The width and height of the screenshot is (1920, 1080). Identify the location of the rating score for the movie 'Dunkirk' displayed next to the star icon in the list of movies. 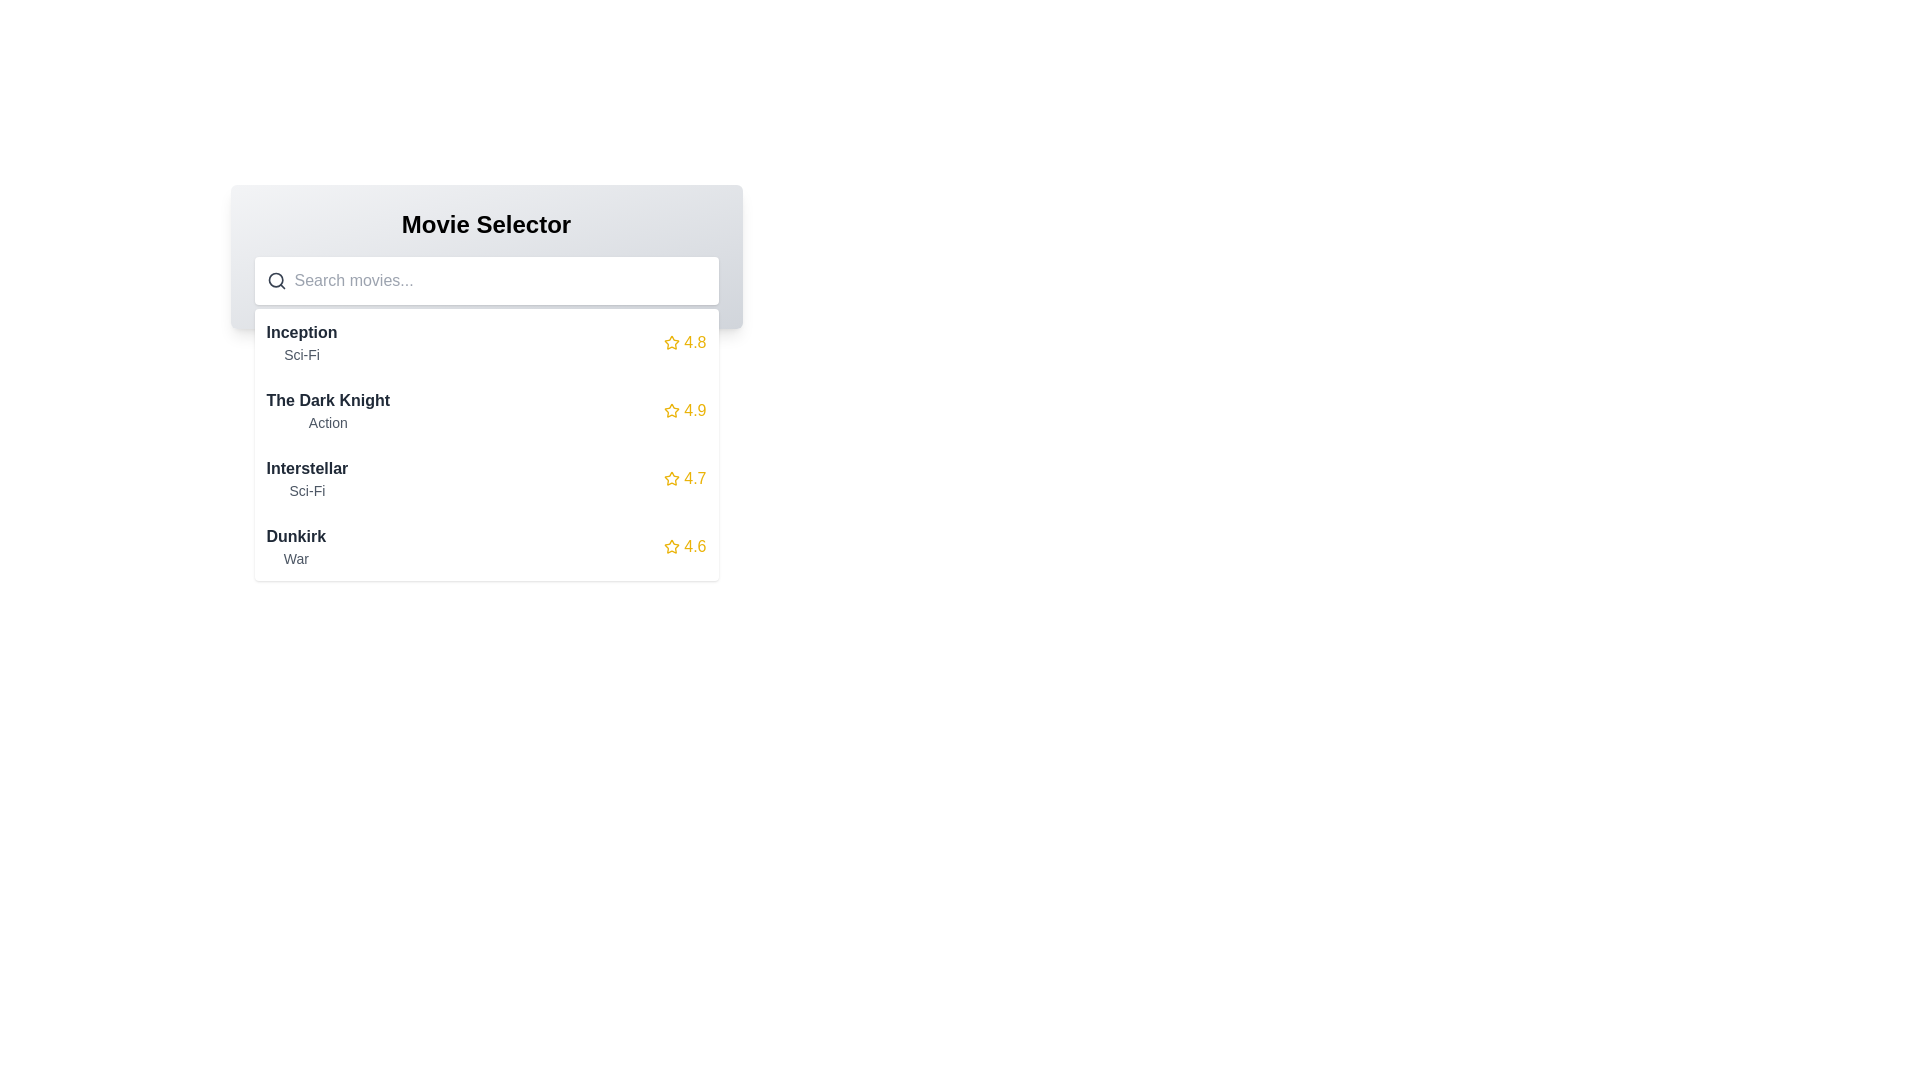
(695, 547).